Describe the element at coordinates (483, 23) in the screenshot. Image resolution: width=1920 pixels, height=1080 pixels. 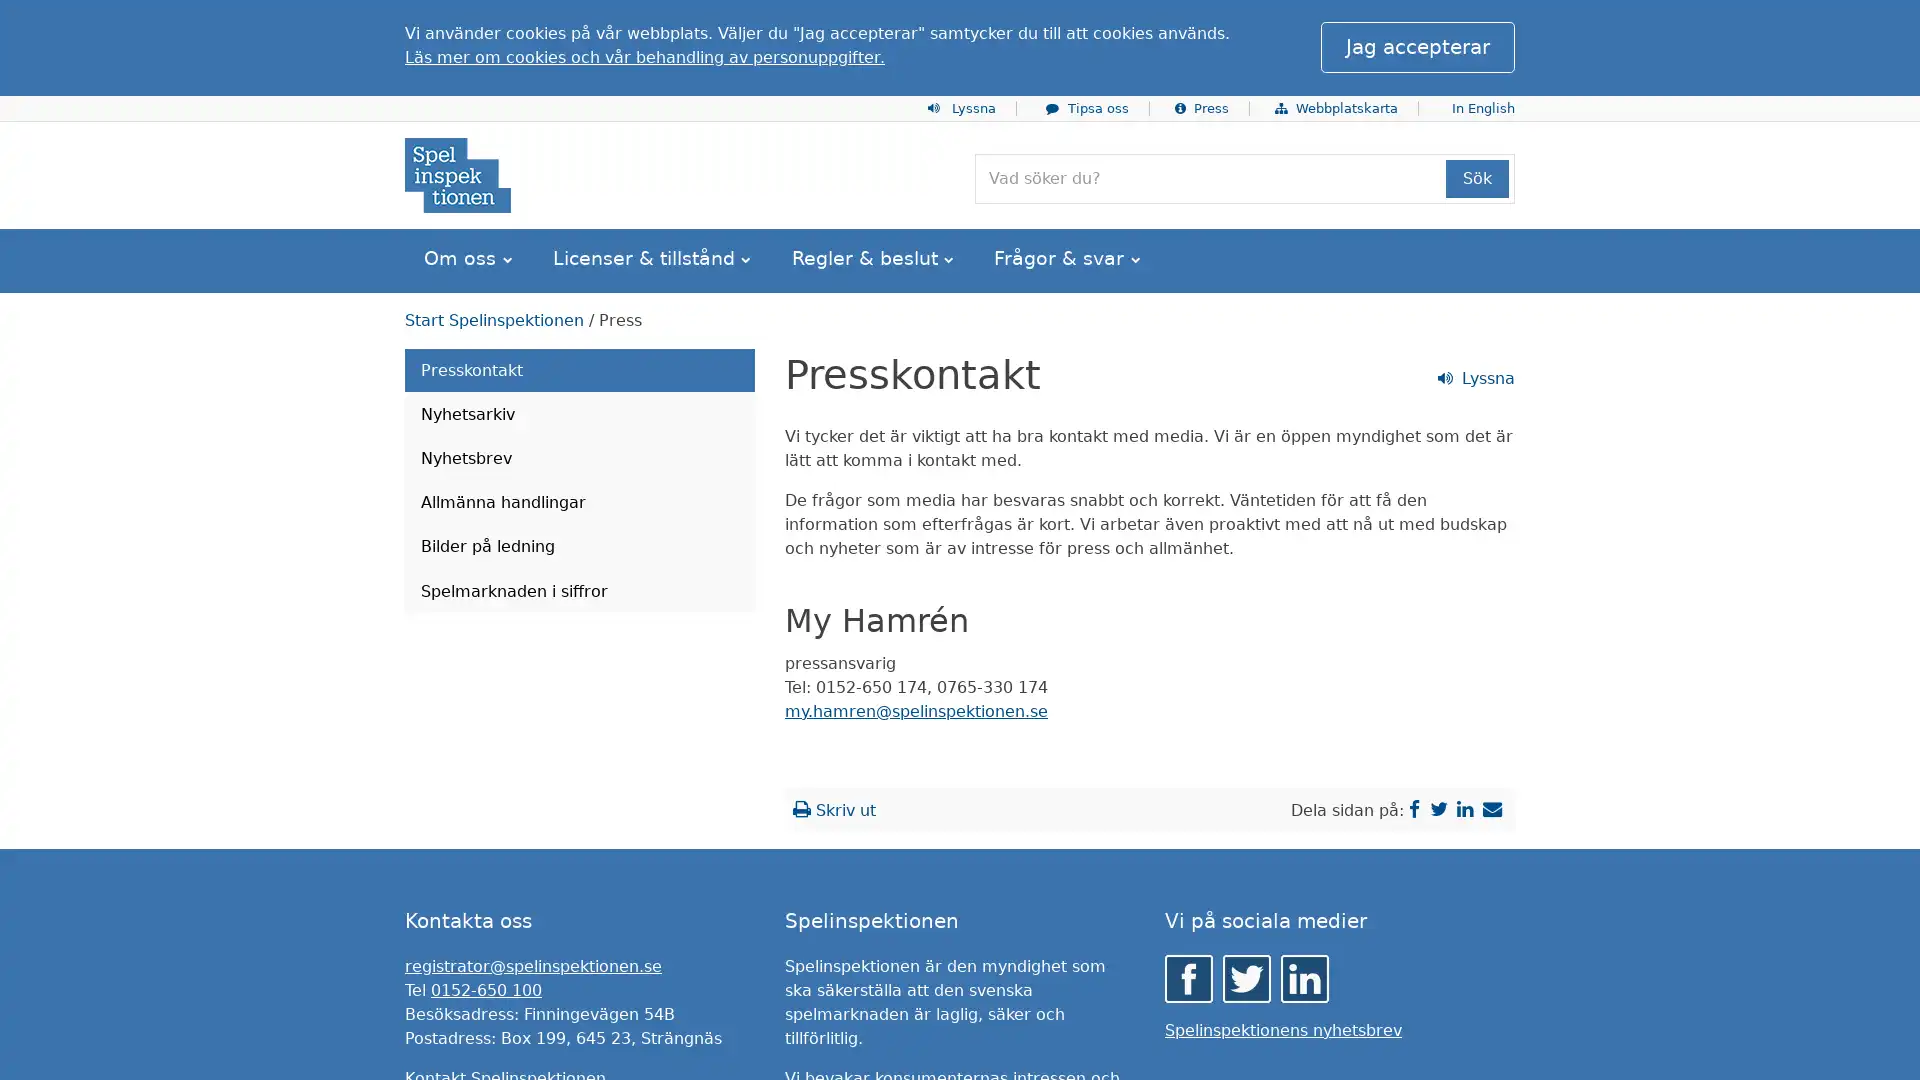
I see `ReadSpeaker webReader: Lyssna med webReader` at that location.